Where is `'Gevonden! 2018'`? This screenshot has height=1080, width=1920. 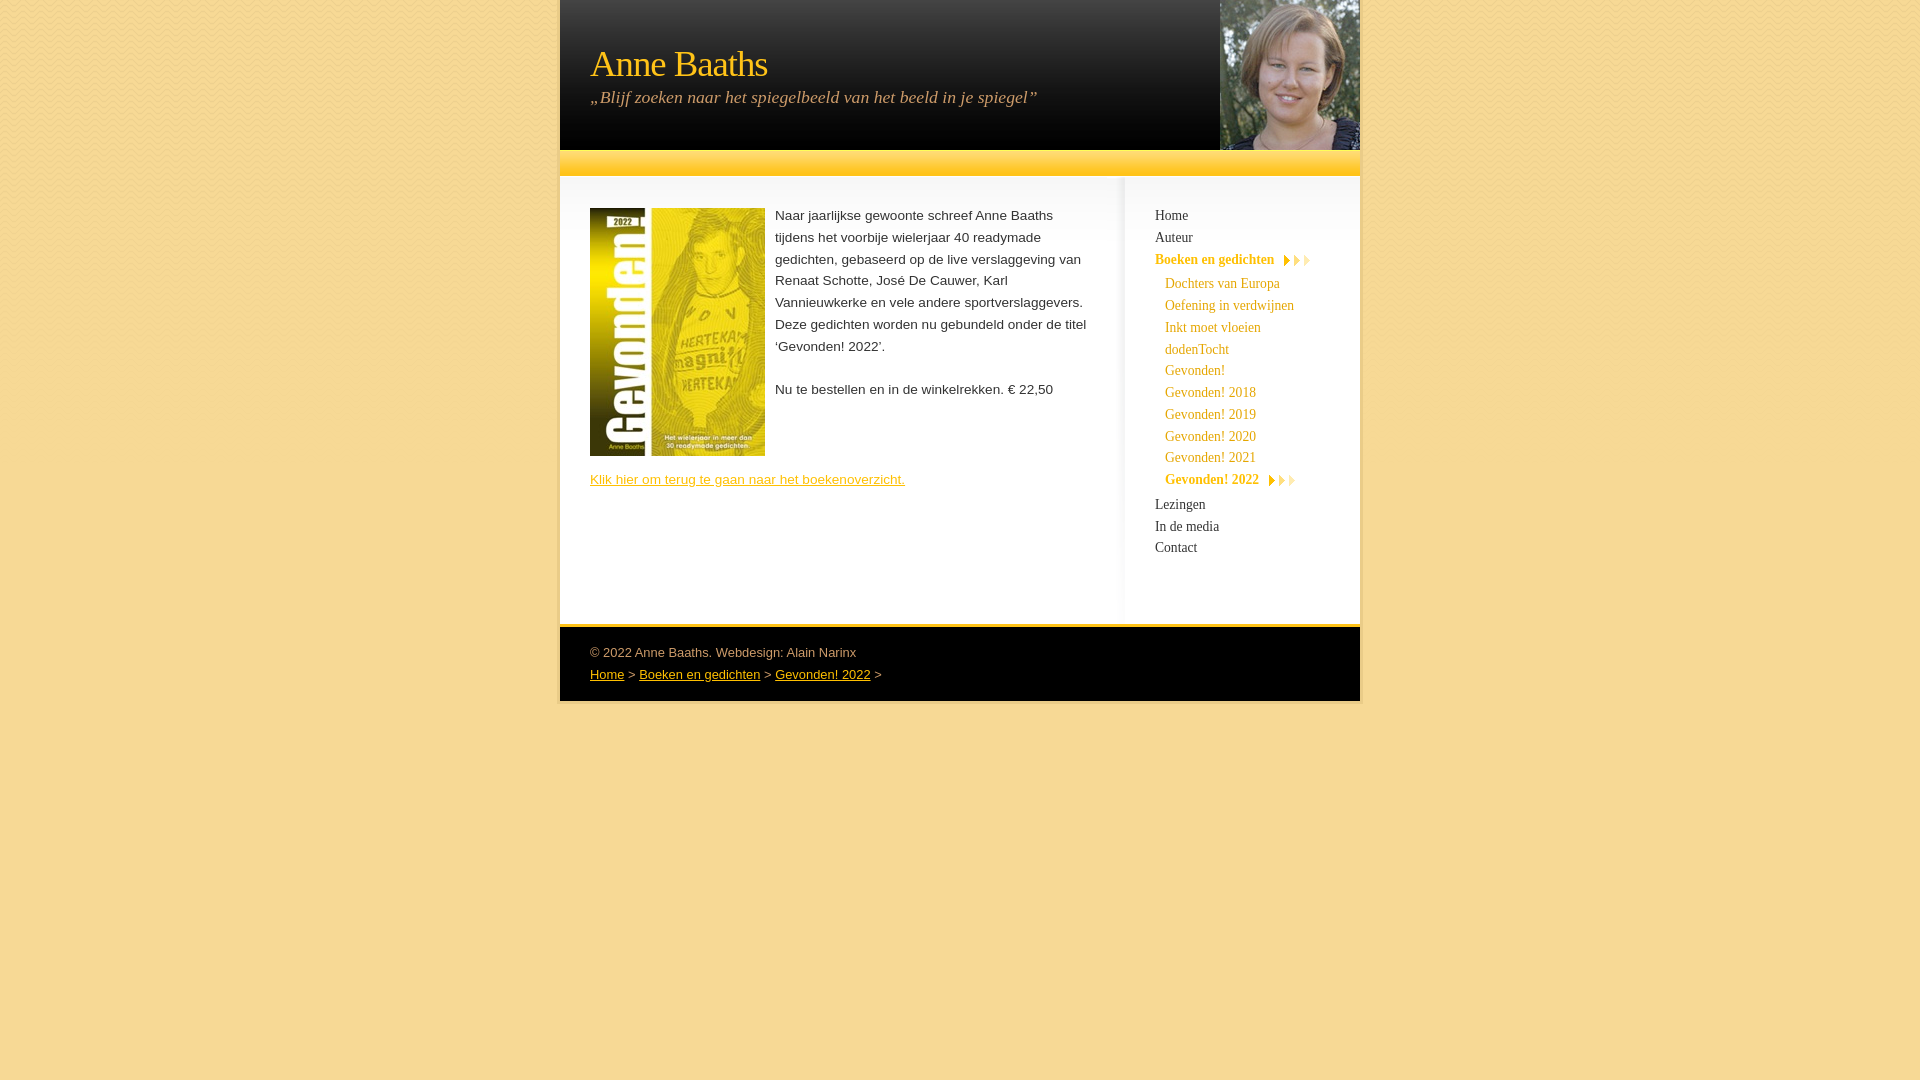 'Gevonden! 2018' is located at coordinates (1209, 392).